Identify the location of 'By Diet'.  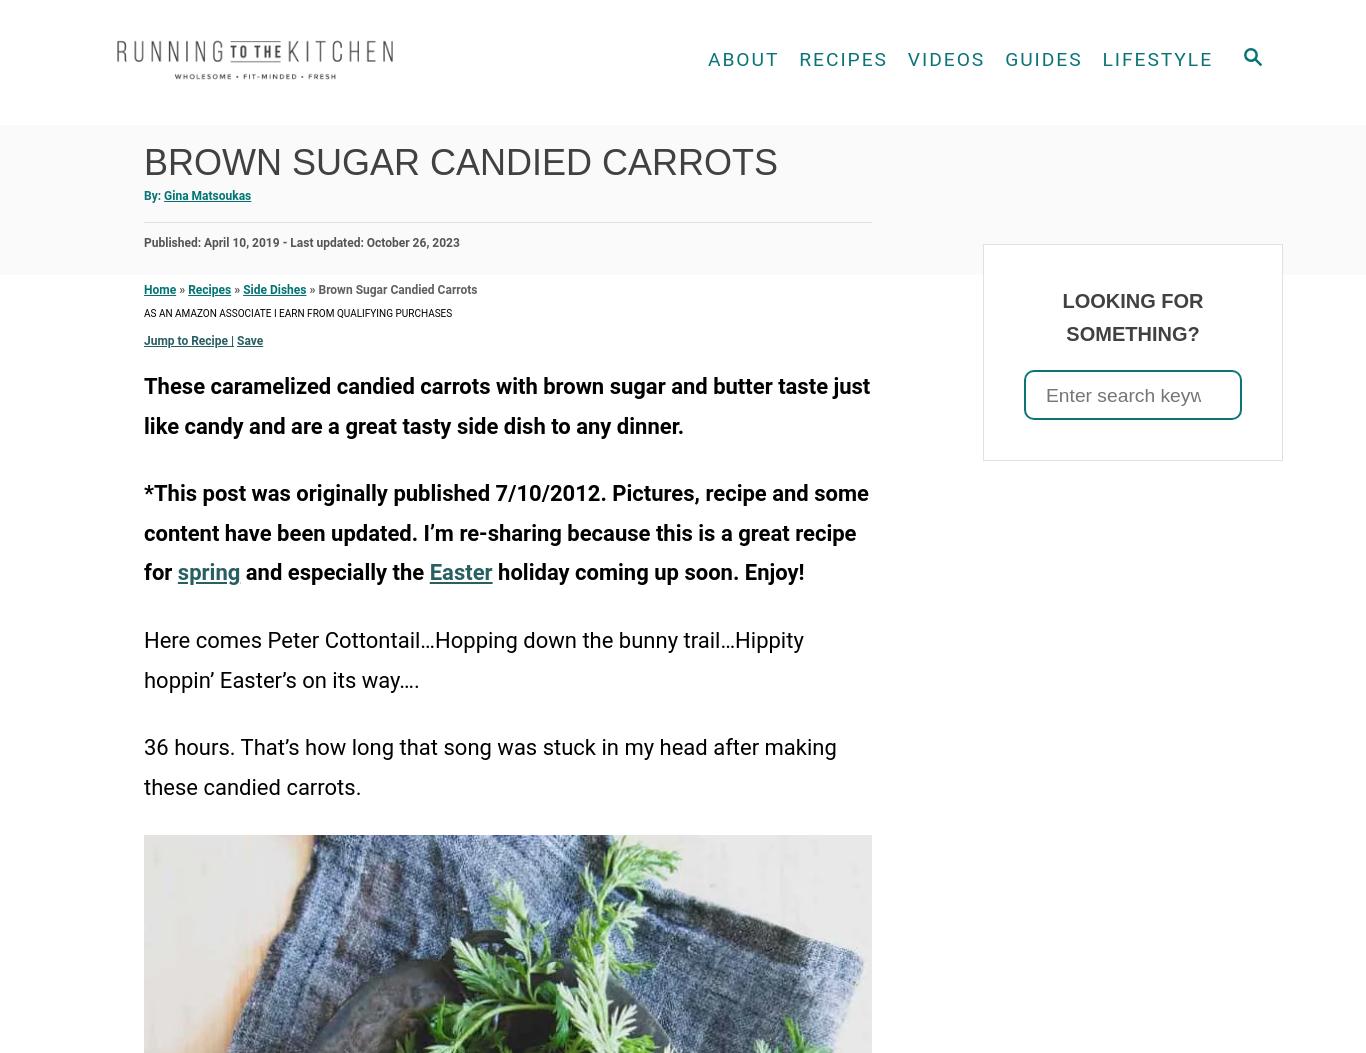
(773, 149).